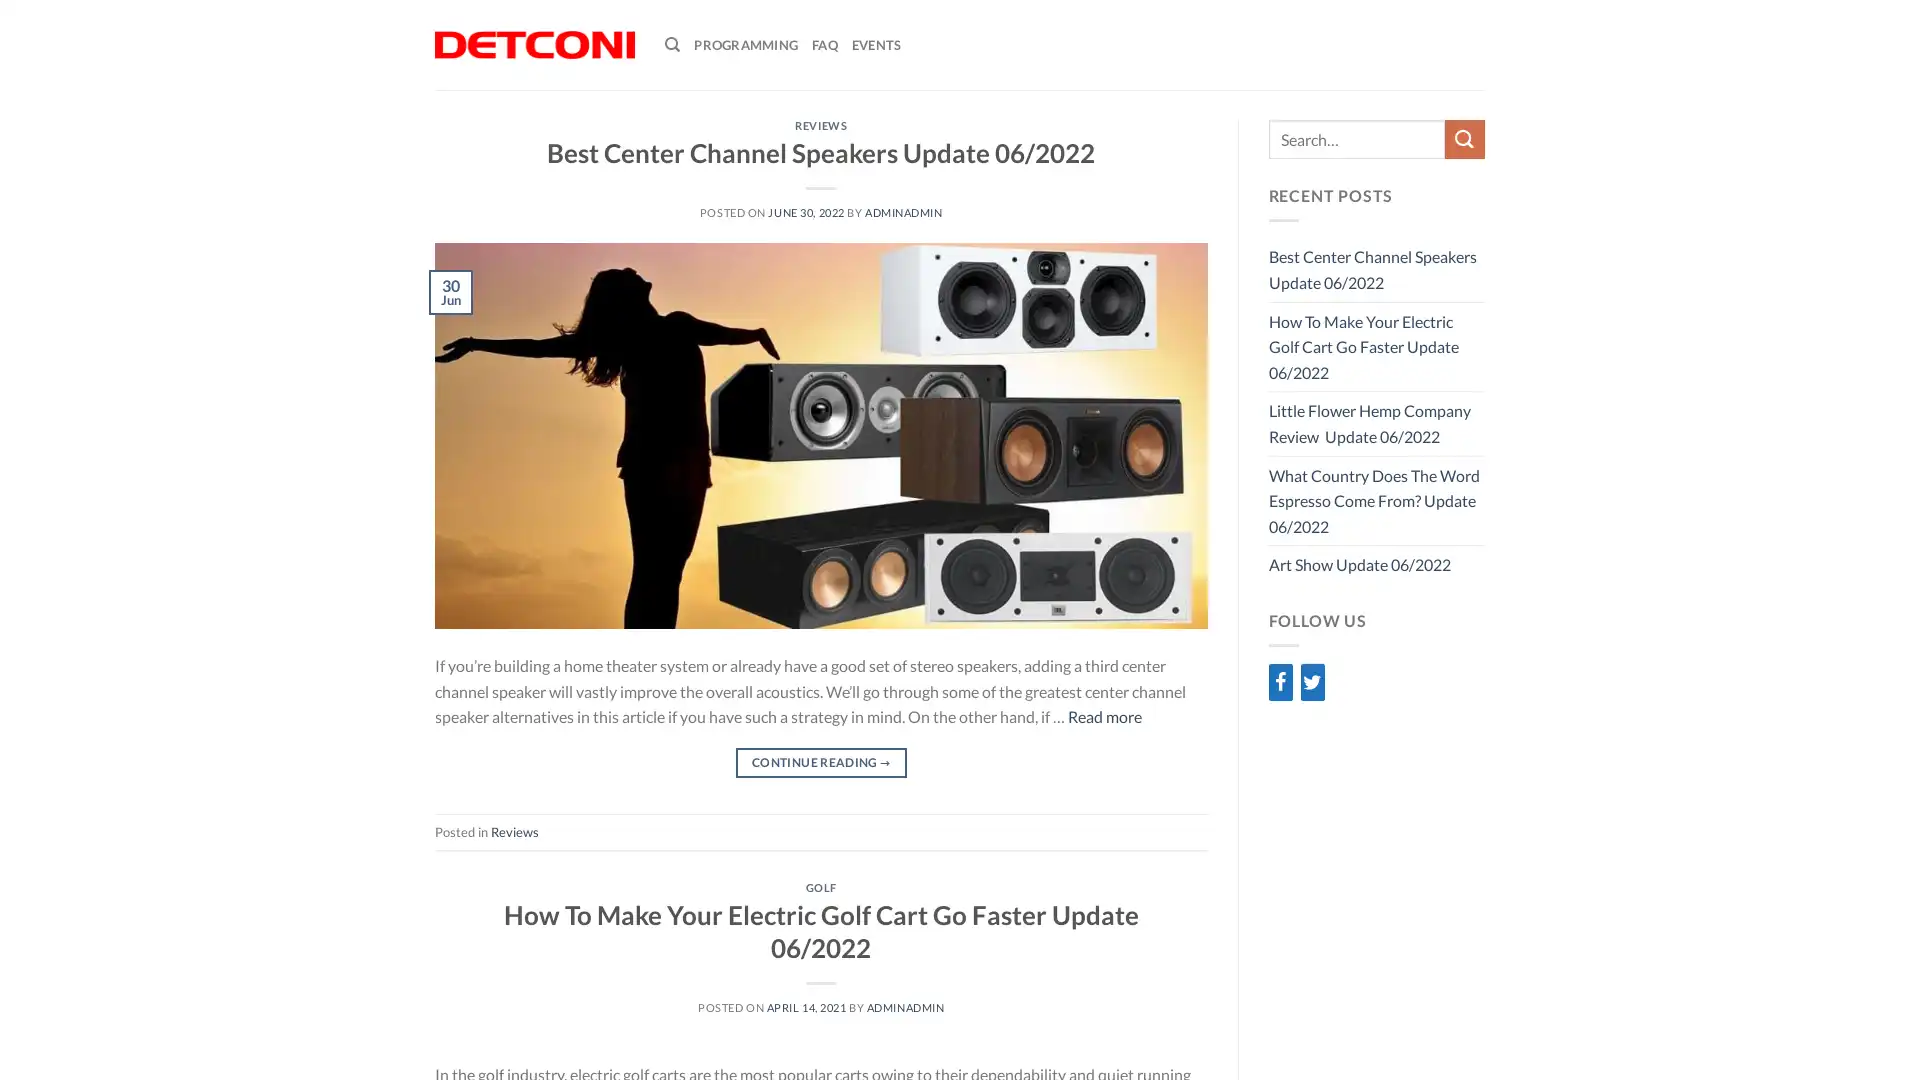 This screenshot has width=1920, height=1080. What do you see at coordinates (1464, 138) in the screenshot?
I see `Submit` at bounding box center [1464, 138].